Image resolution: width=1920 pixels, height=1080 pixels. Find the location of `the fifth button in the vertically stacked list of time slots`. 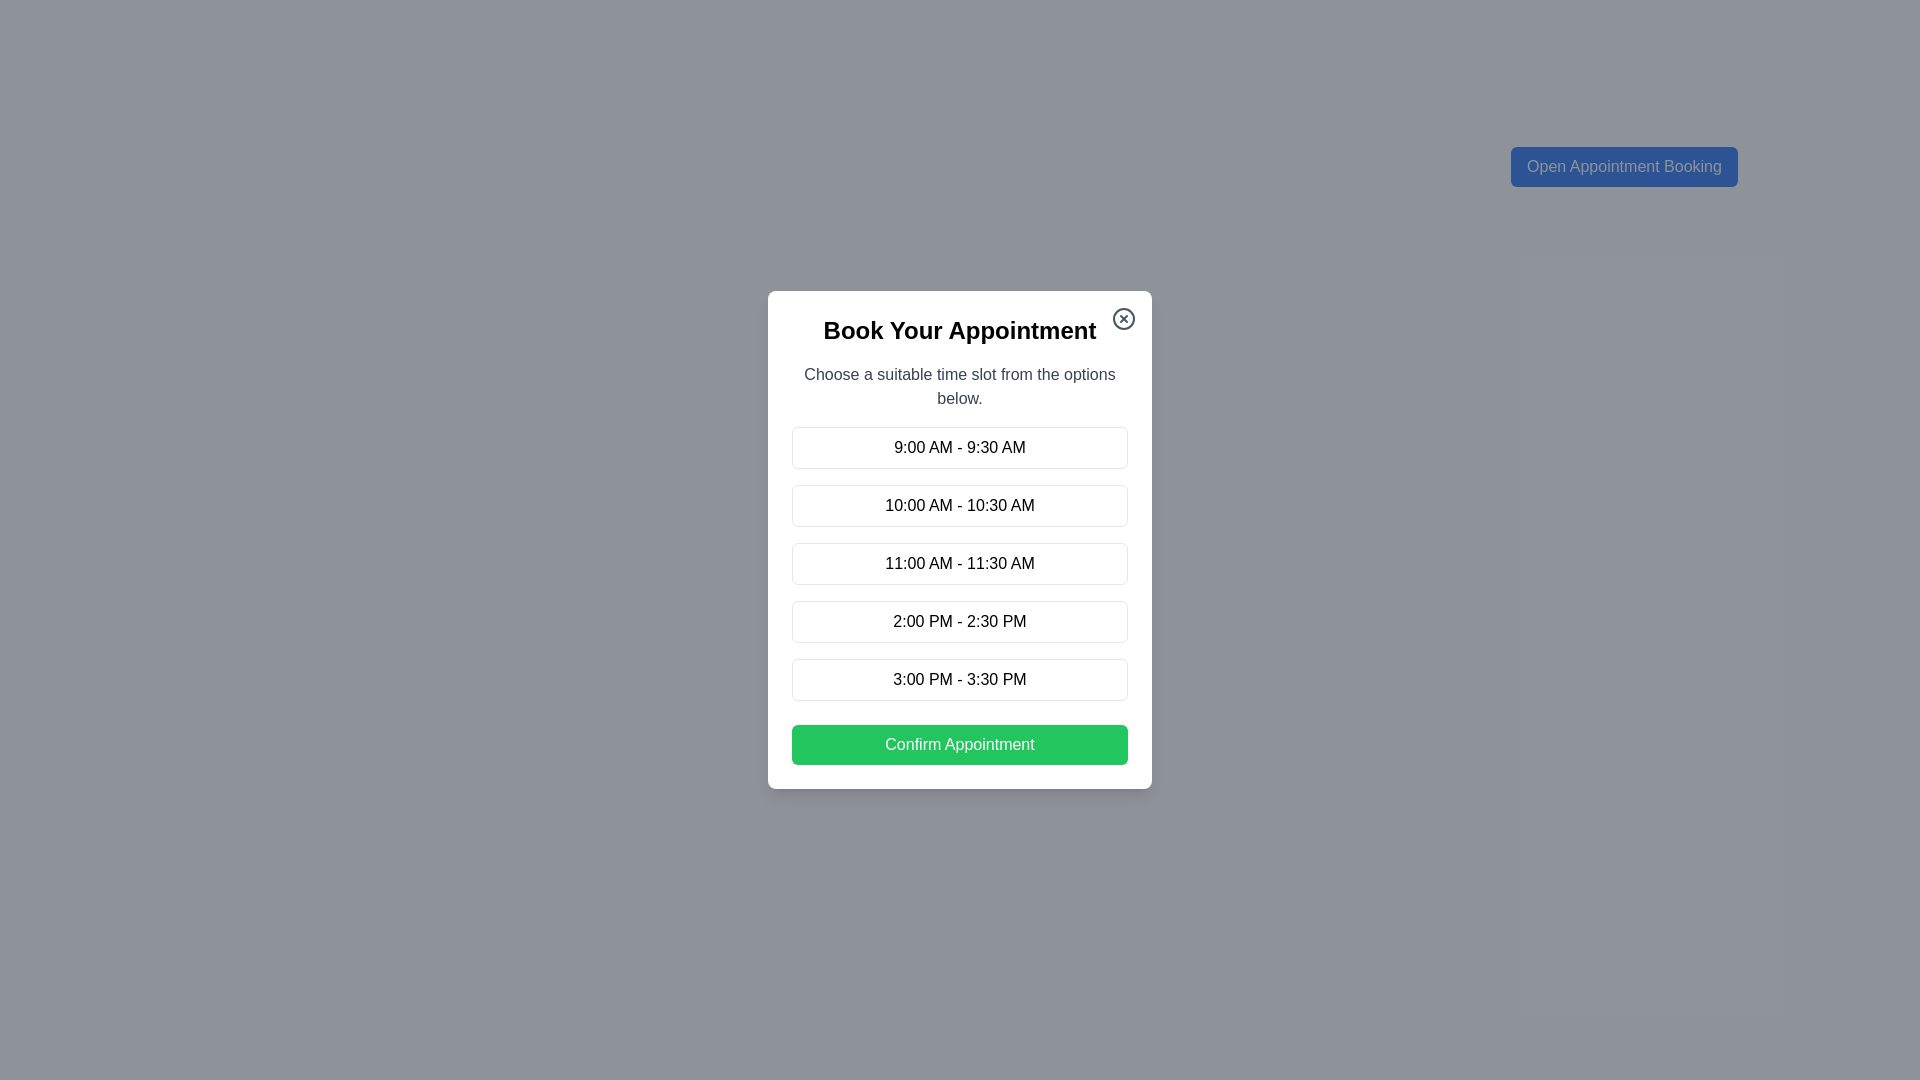

the fifth button in the vertically stacked list of time slots is located at coordinates (960, 678).